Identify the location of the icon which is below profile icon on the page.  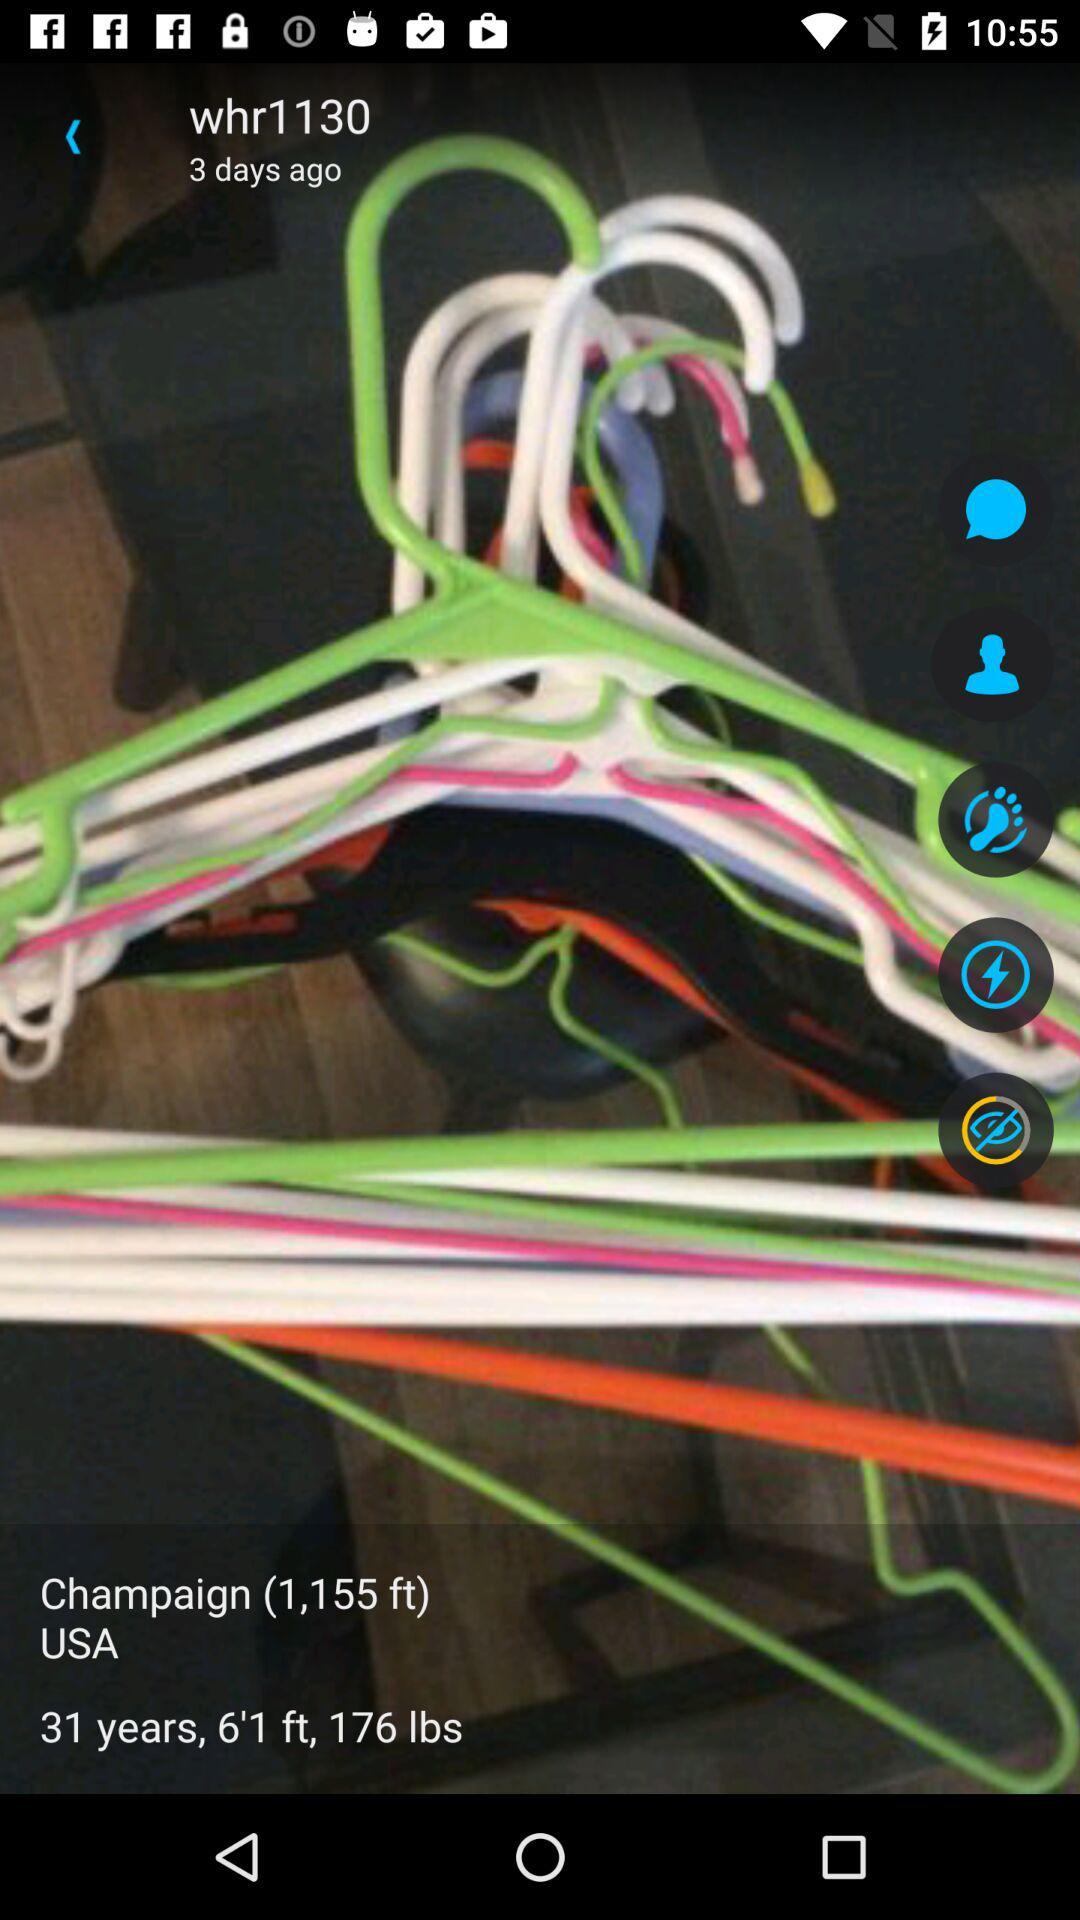
(995, 820).